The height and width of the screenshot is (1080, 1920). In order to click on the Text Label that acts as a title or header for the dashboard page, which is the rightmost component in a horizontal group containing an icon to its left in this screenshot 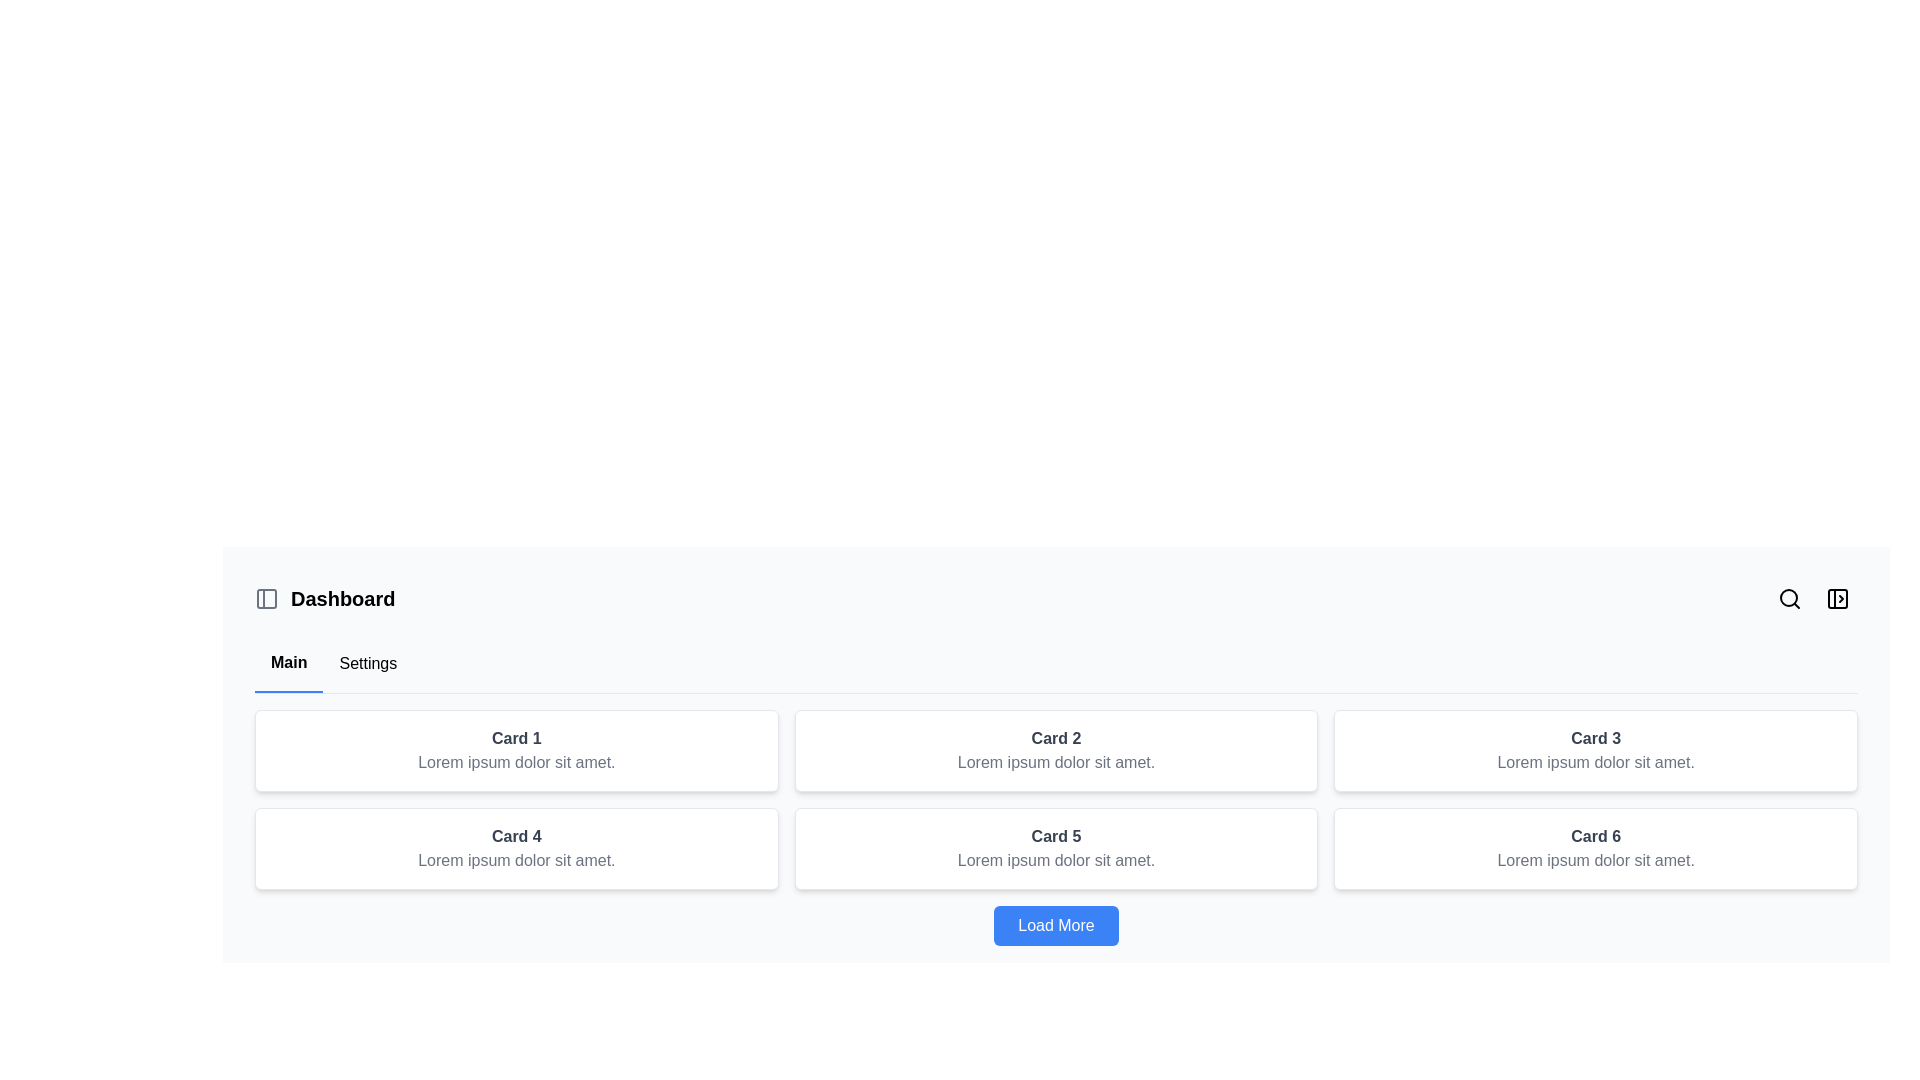, I will do `click(343, 597)`.